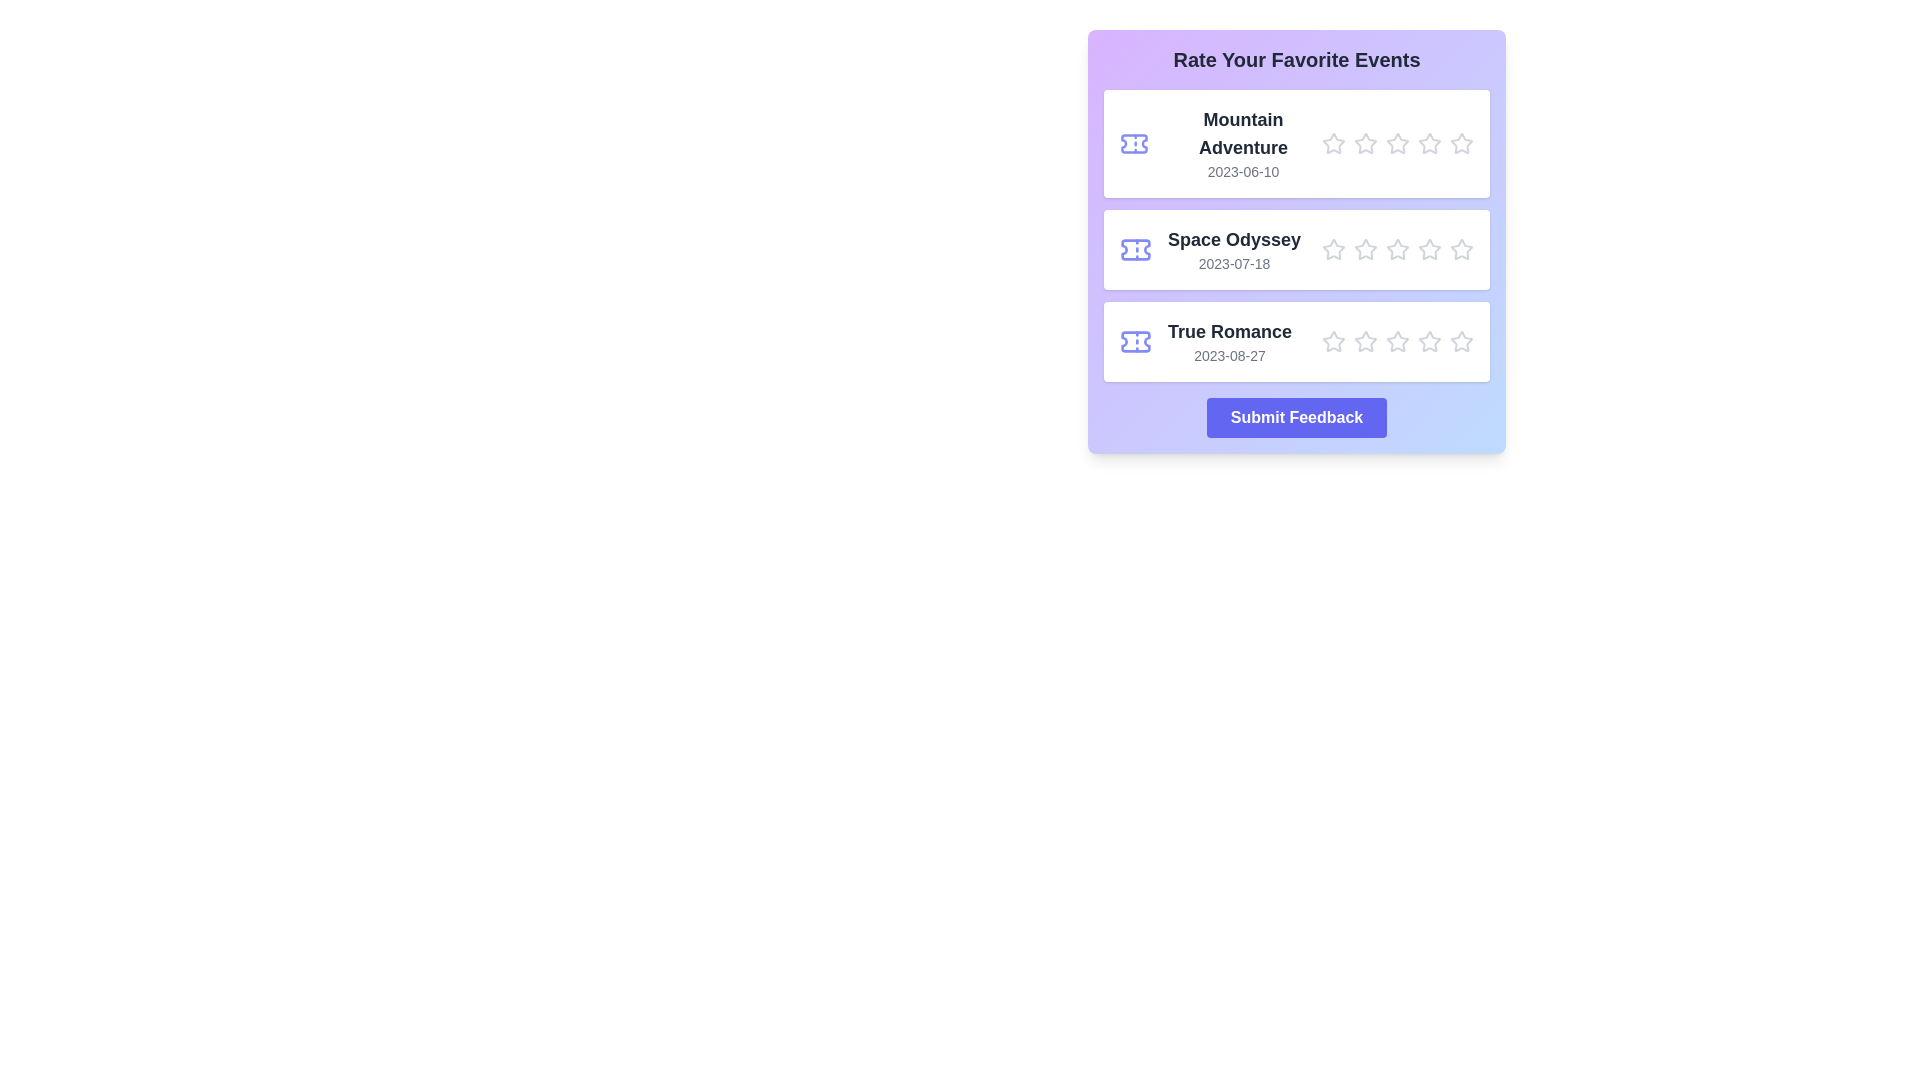 The height and width of the screenshot is (1080, 1920). I want to click on the star corresponding to the rating 2 for the movie Mountain Adventure, so click(1365, 142).